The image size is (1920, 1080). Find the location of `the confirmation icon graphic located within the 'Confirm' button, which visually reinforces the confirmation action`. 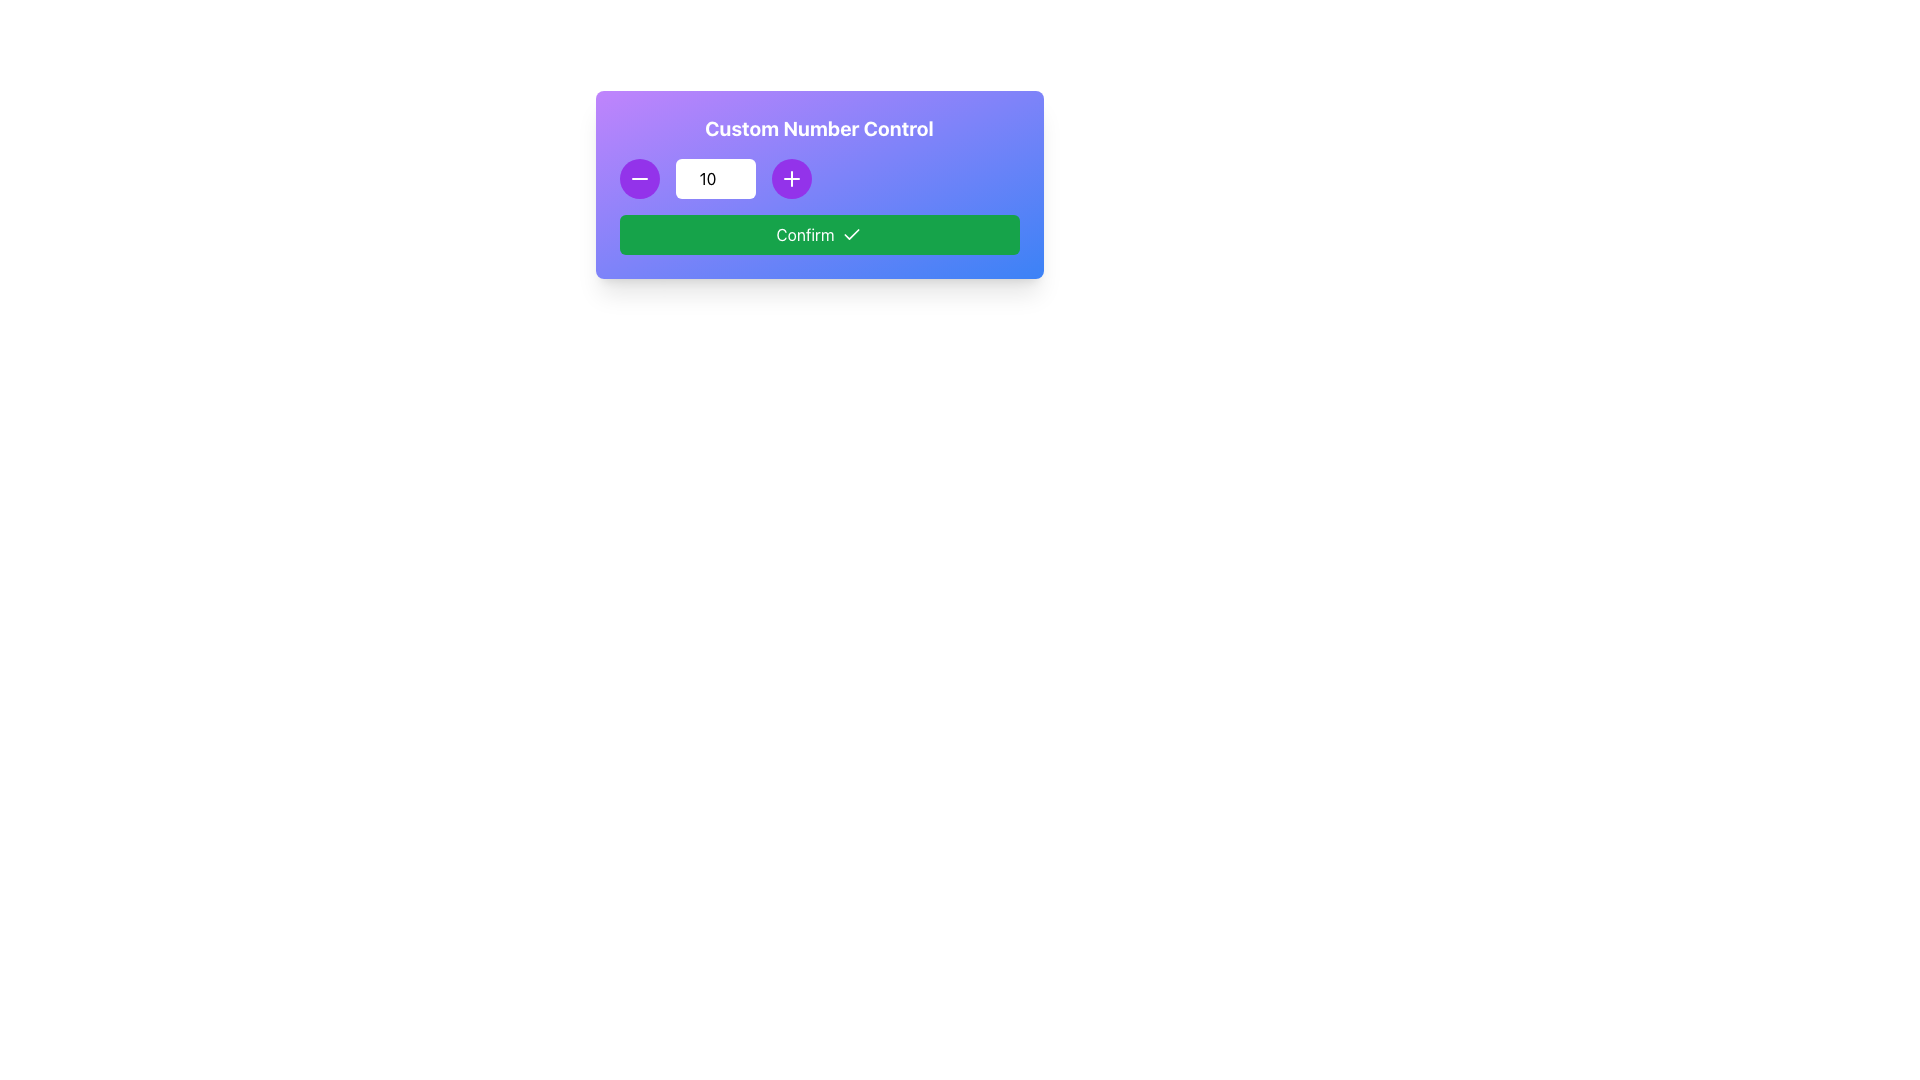

the confirmation icon graphic located within the 'Confirm' button, which visually reinforces the confirmation action is located at coordinates (852, 234).